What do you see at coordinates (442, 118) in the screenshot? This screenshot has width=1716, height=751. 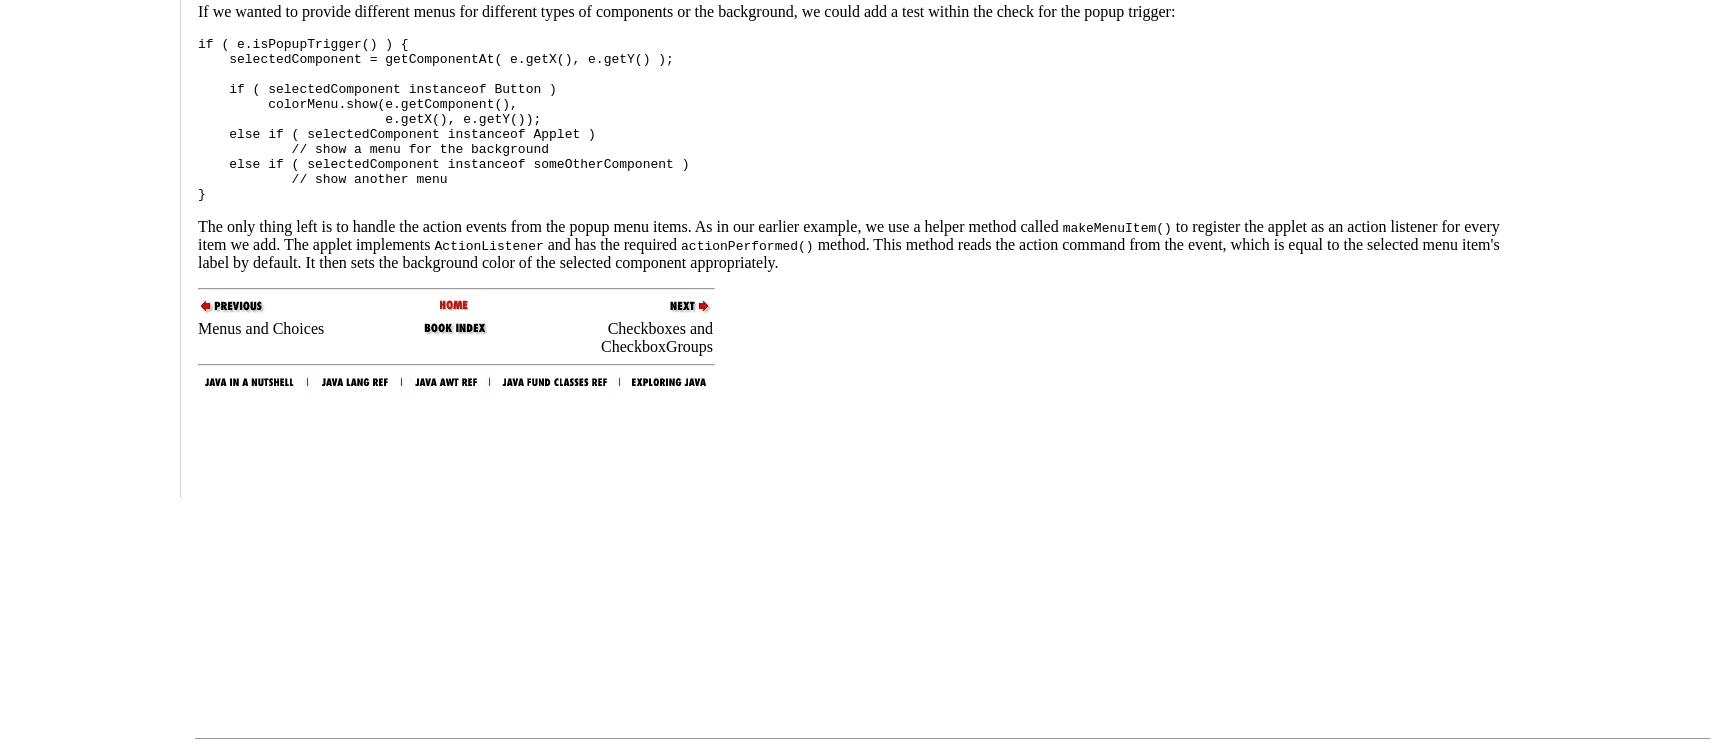 I see `'if ( e.isPopupTrigger() ) {
    selectedComponent = getComponentAt( e.getX(), e.getY() );
          
    if ( selectedComponent instanceof Button )
         colorMenu.show(e.getComponent(), 
                        e.getX(), e.getY());
    else if ( selectedComponent instanceof Applet )
            // show a menu for the background
    else if ( selectedComponent instanceof someOtherComponent )
            // show another menu
}'` at bounding box center [442, 118].